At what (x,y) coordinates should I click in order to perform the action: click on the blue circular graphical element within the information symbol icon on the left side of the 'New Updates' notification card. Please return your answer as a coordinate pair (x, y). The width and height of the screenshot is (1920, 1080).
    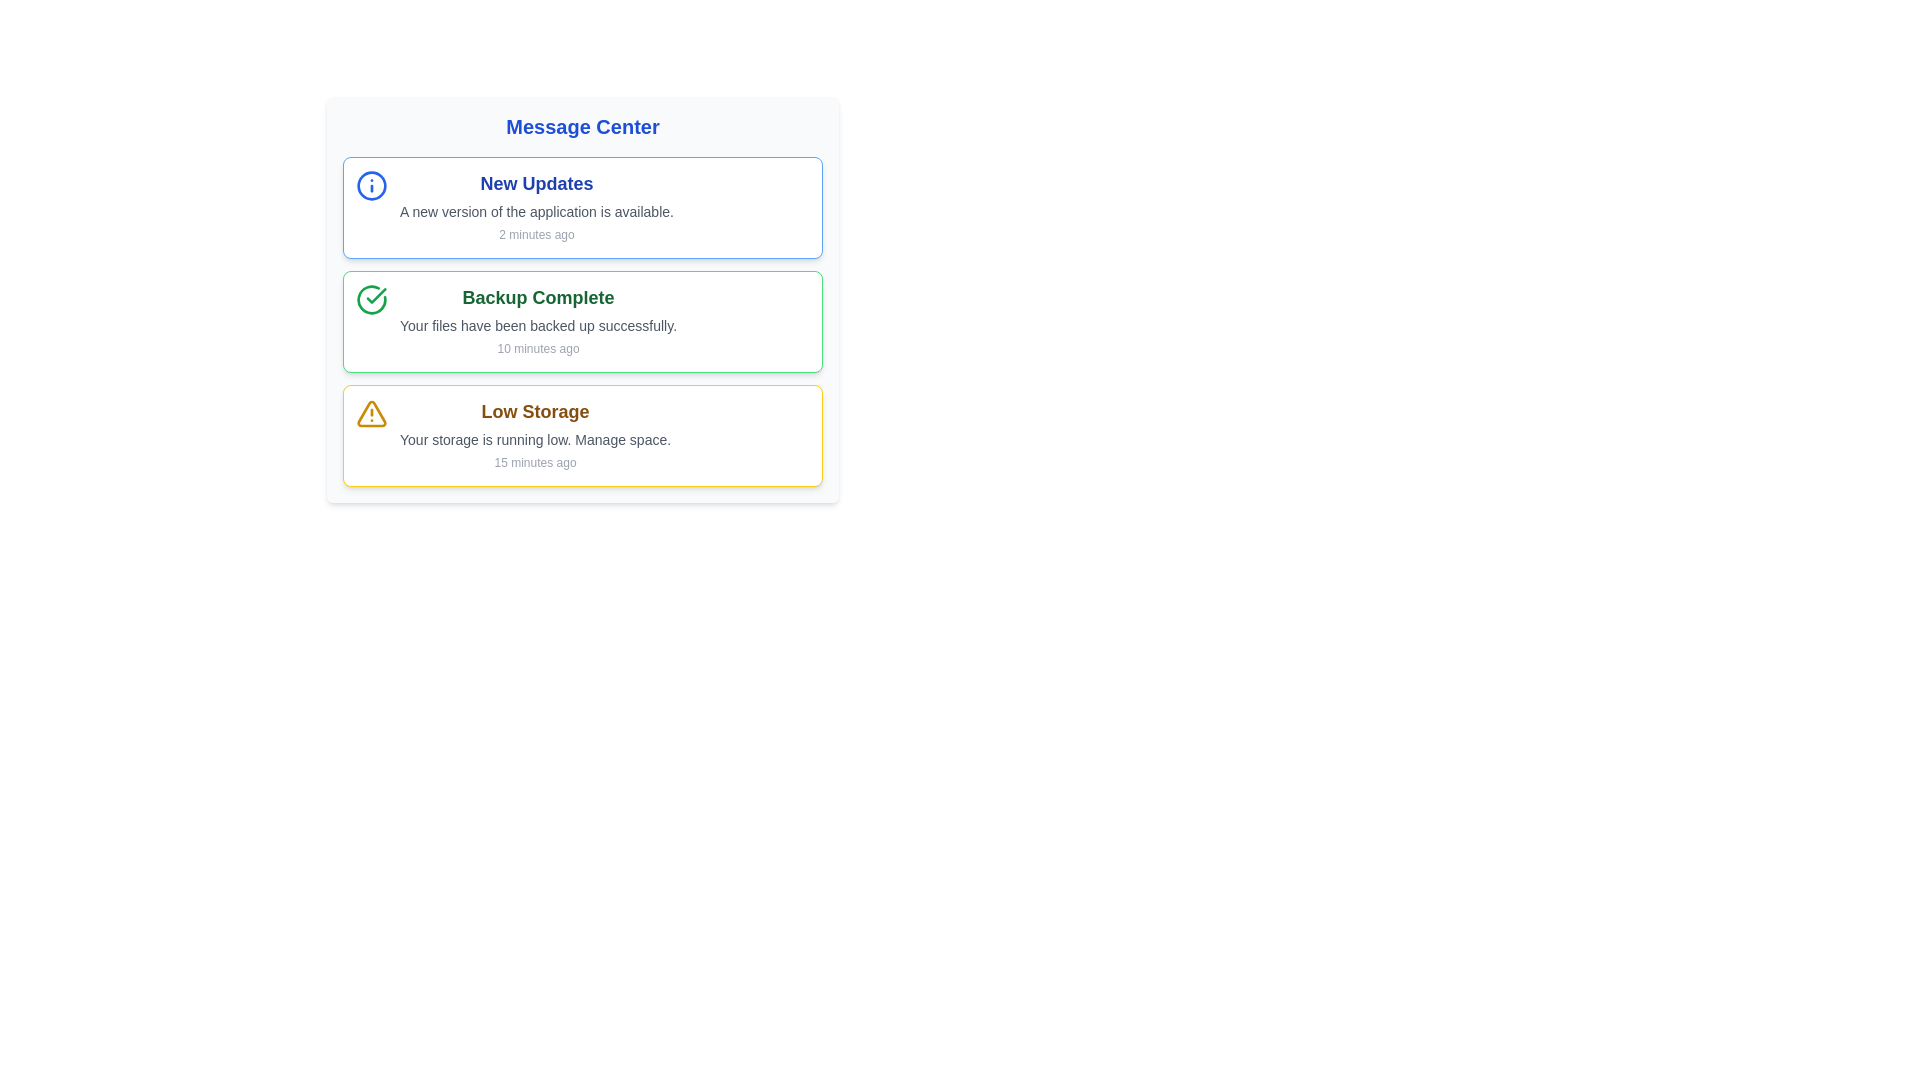
    Looking at the image, I should click on (372, 185).